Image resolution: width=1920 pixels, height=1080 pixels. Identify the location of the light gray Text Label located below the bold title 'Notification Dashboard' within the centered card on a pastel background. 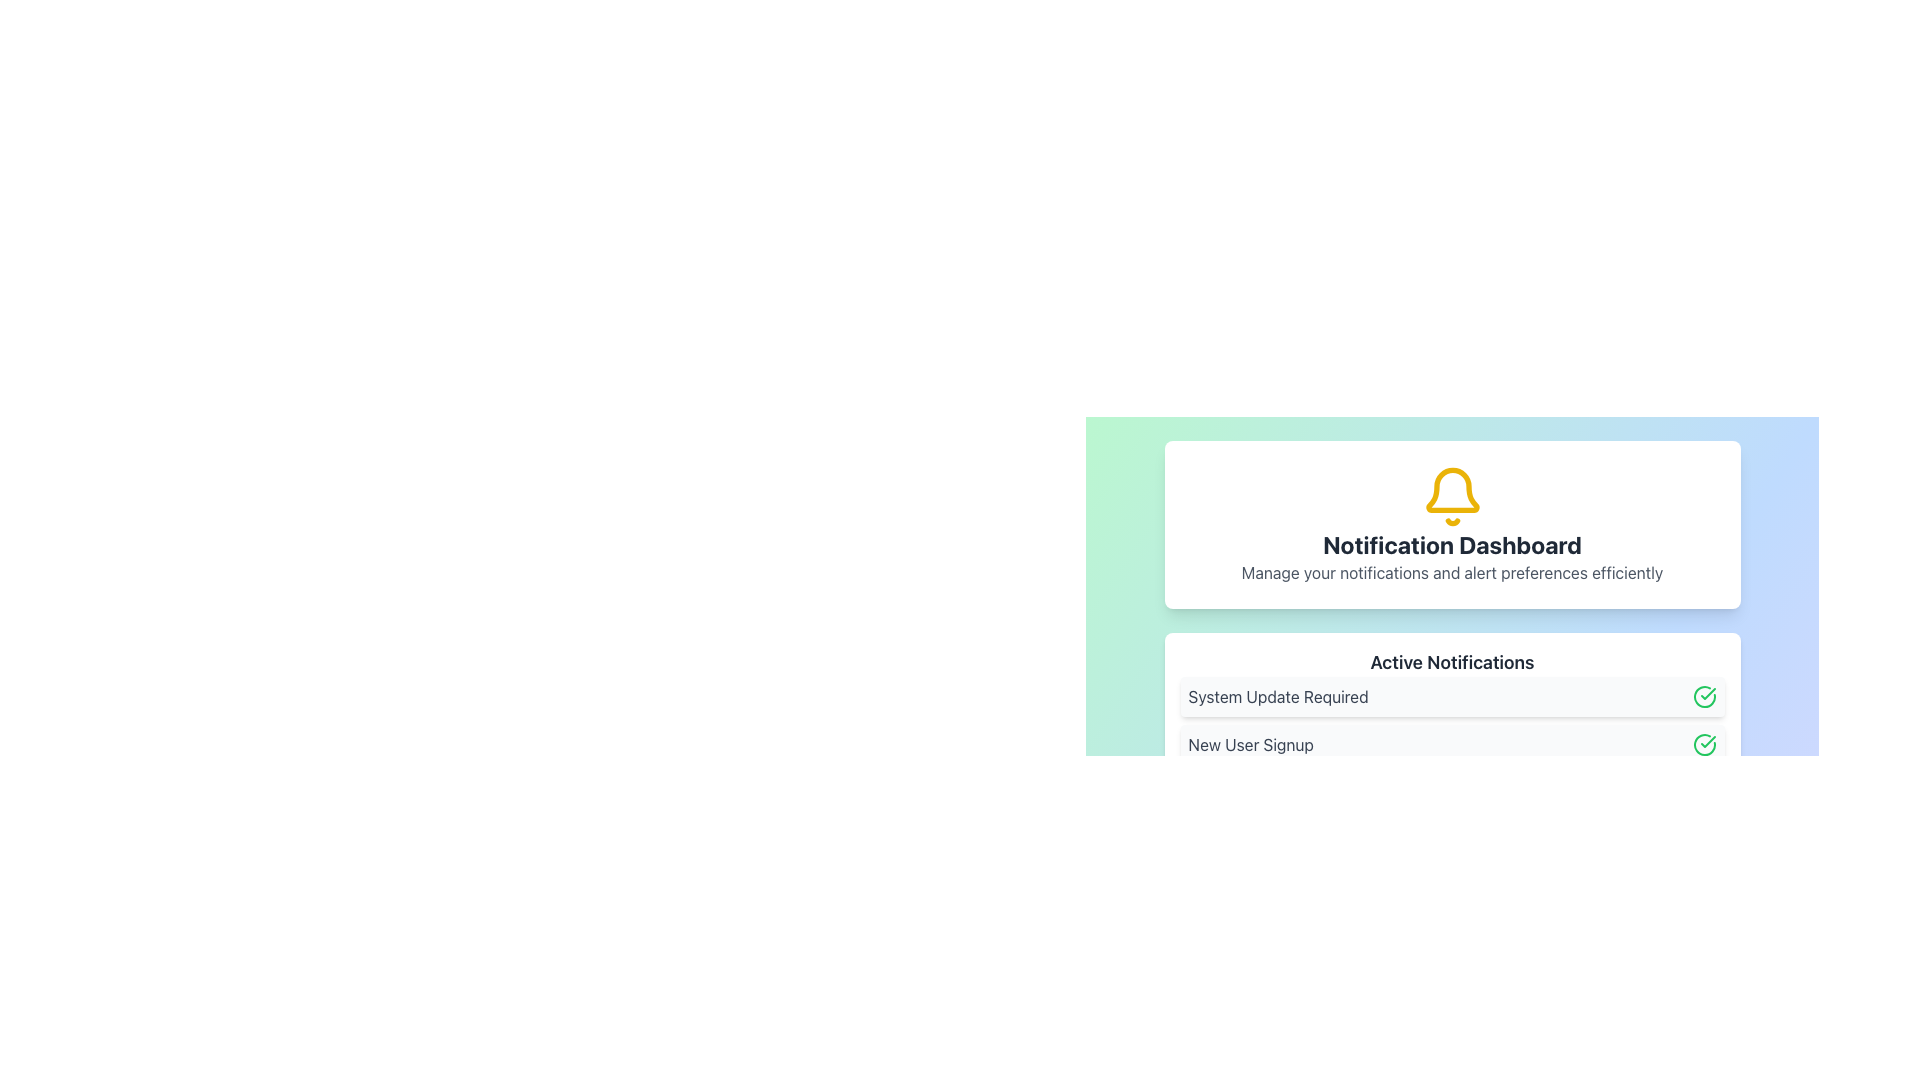
(1452, 573).